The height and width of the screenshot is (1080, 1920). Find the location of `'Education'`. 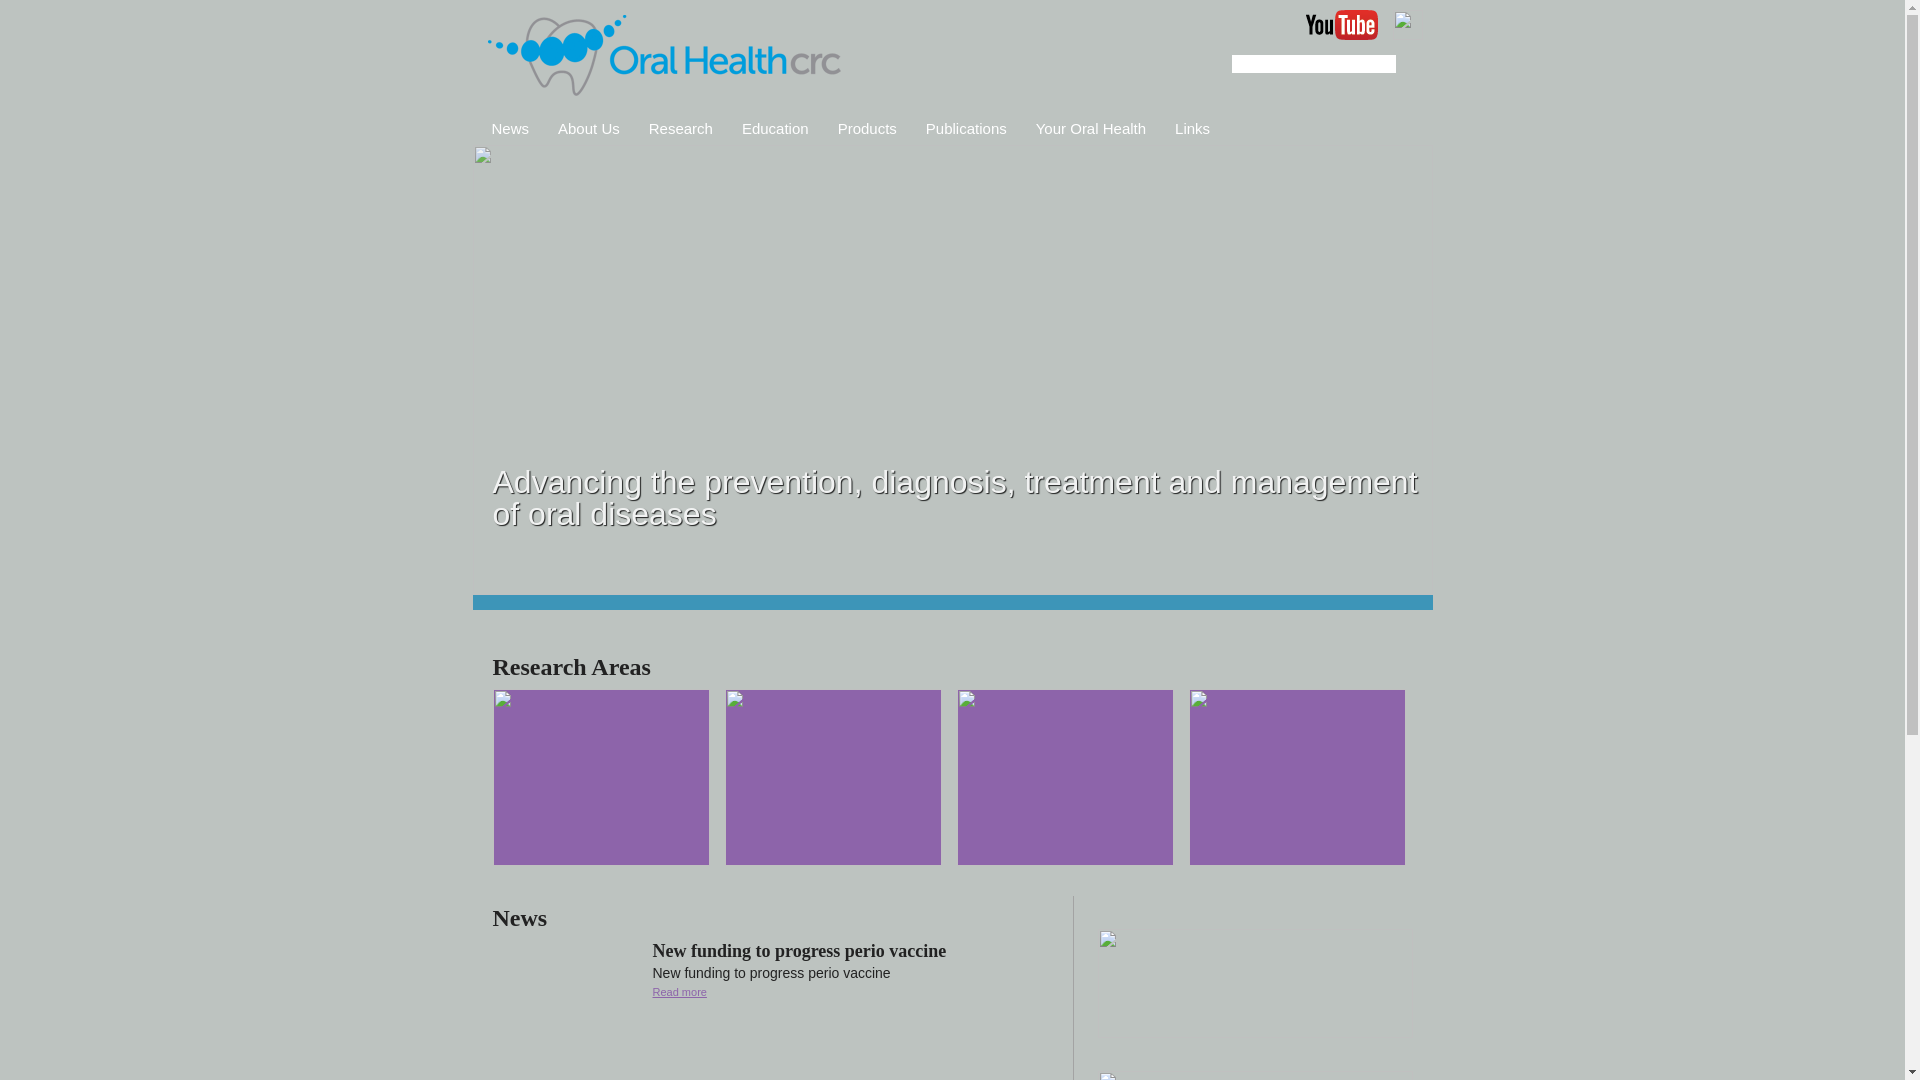

'Education' is located at coordinates (774, 127).